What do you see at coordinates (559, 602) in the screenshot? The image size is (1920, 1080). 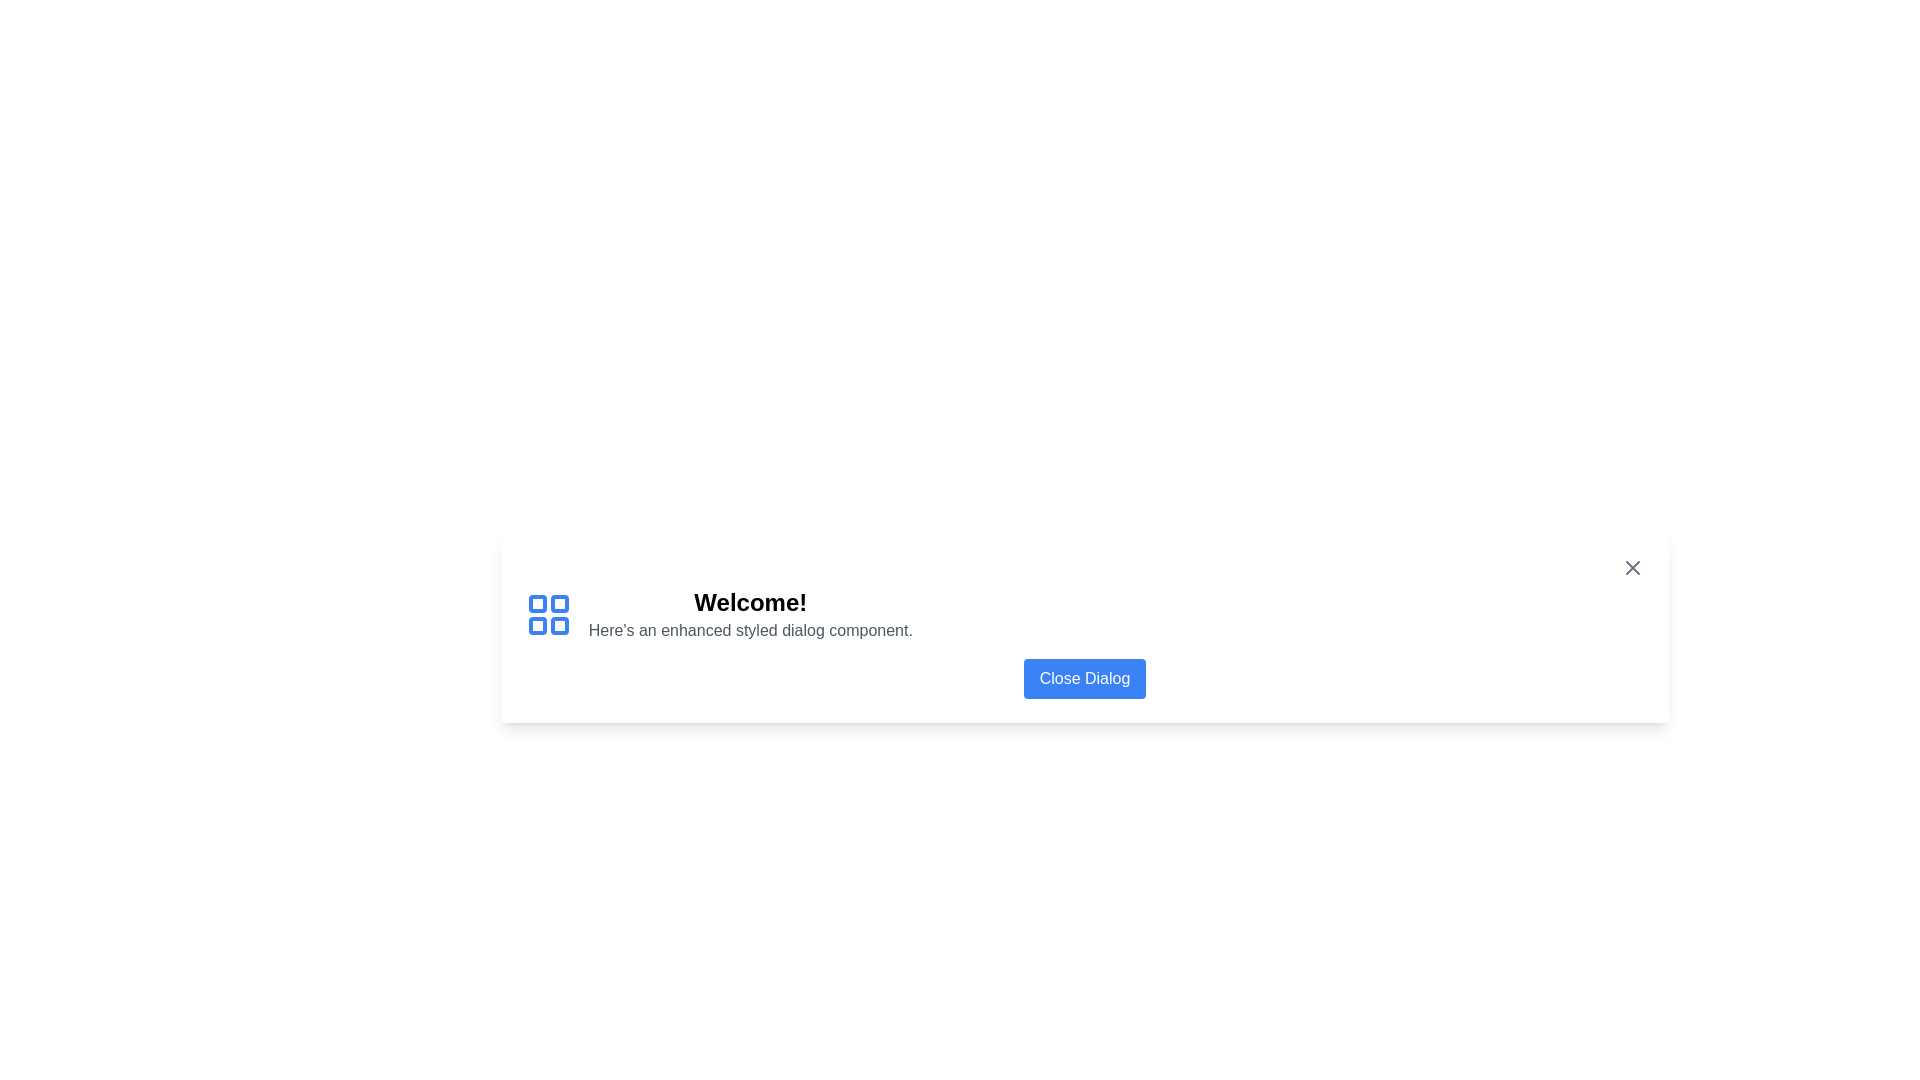 I see `the small square with rounded corners in the SVG element, which is the second square in a 2x2 grid, located to the left of the 'Welcome!' header` at bounding box center [559, 602].